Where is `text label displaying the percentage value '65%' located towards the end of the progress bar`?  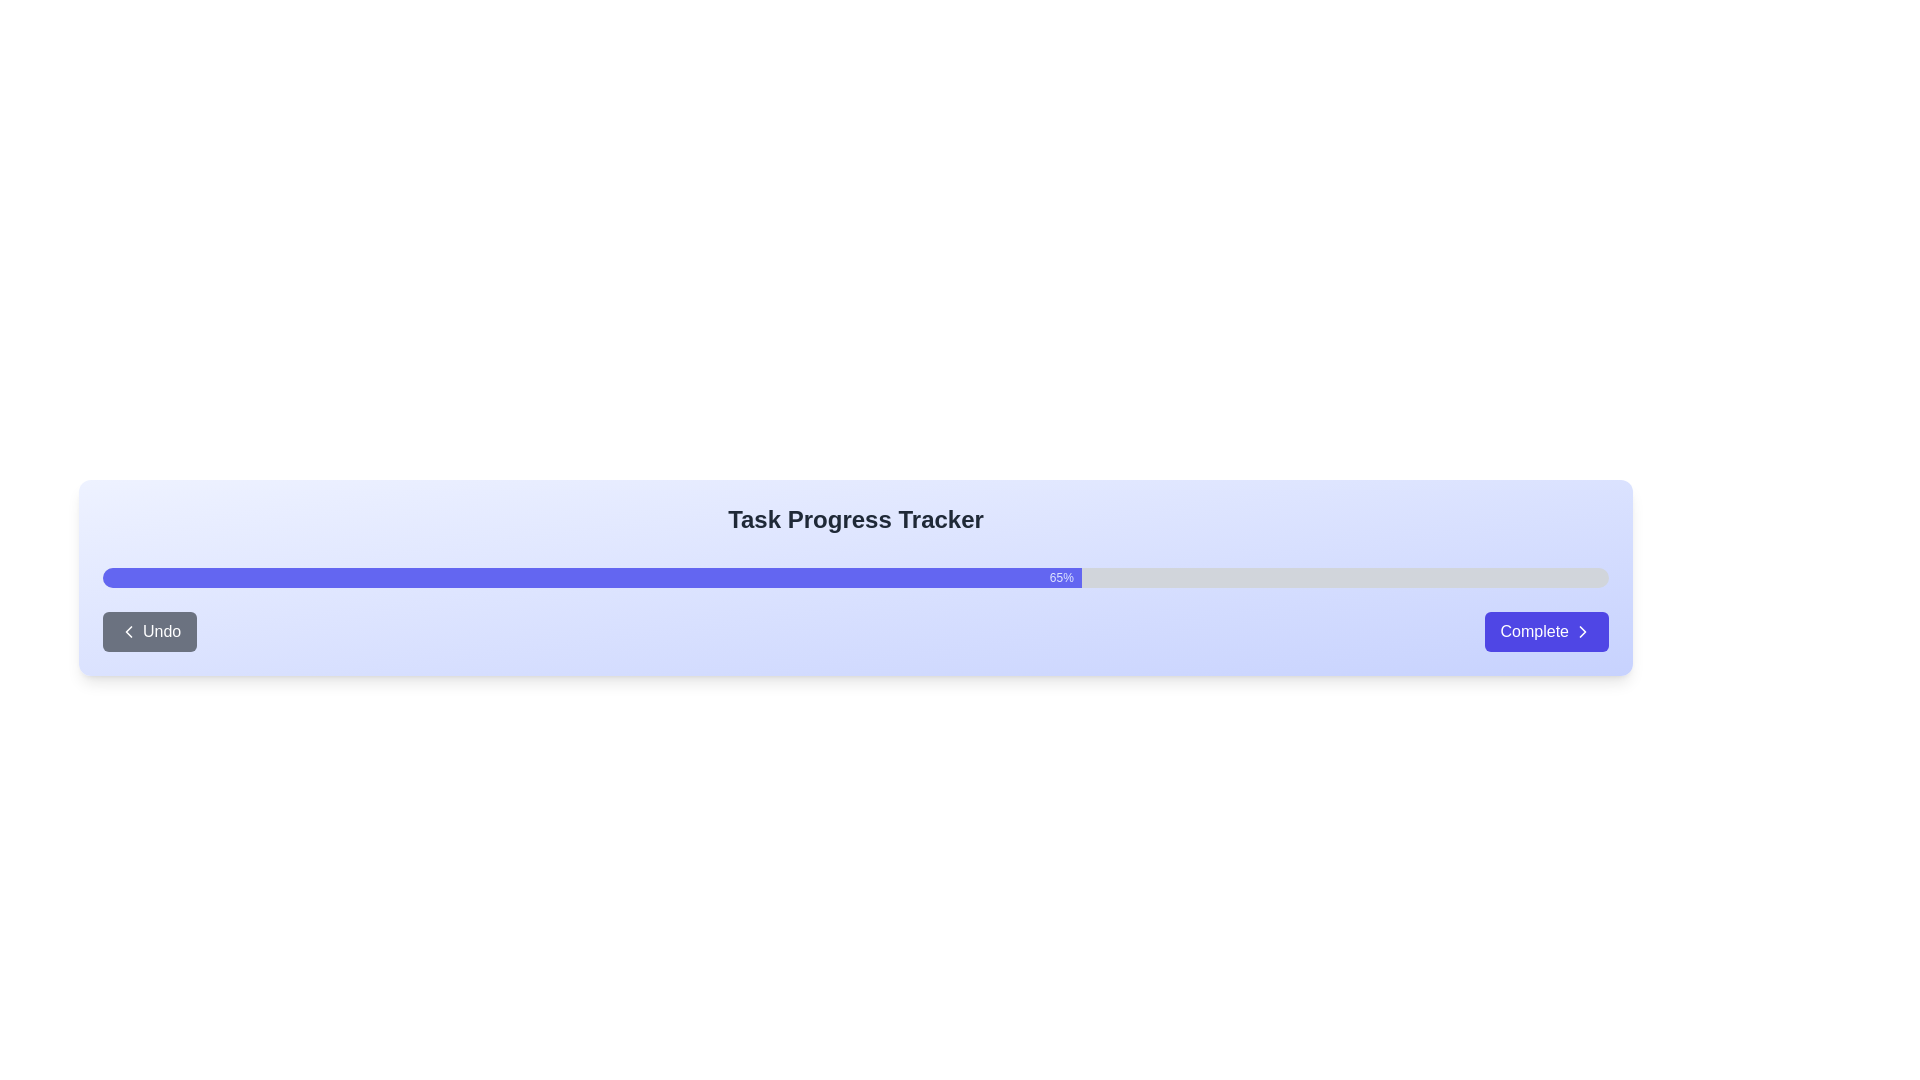 text label displaying the percentage value '65%' located towards the end of the progress bar is located at coordinates (1060, 578).